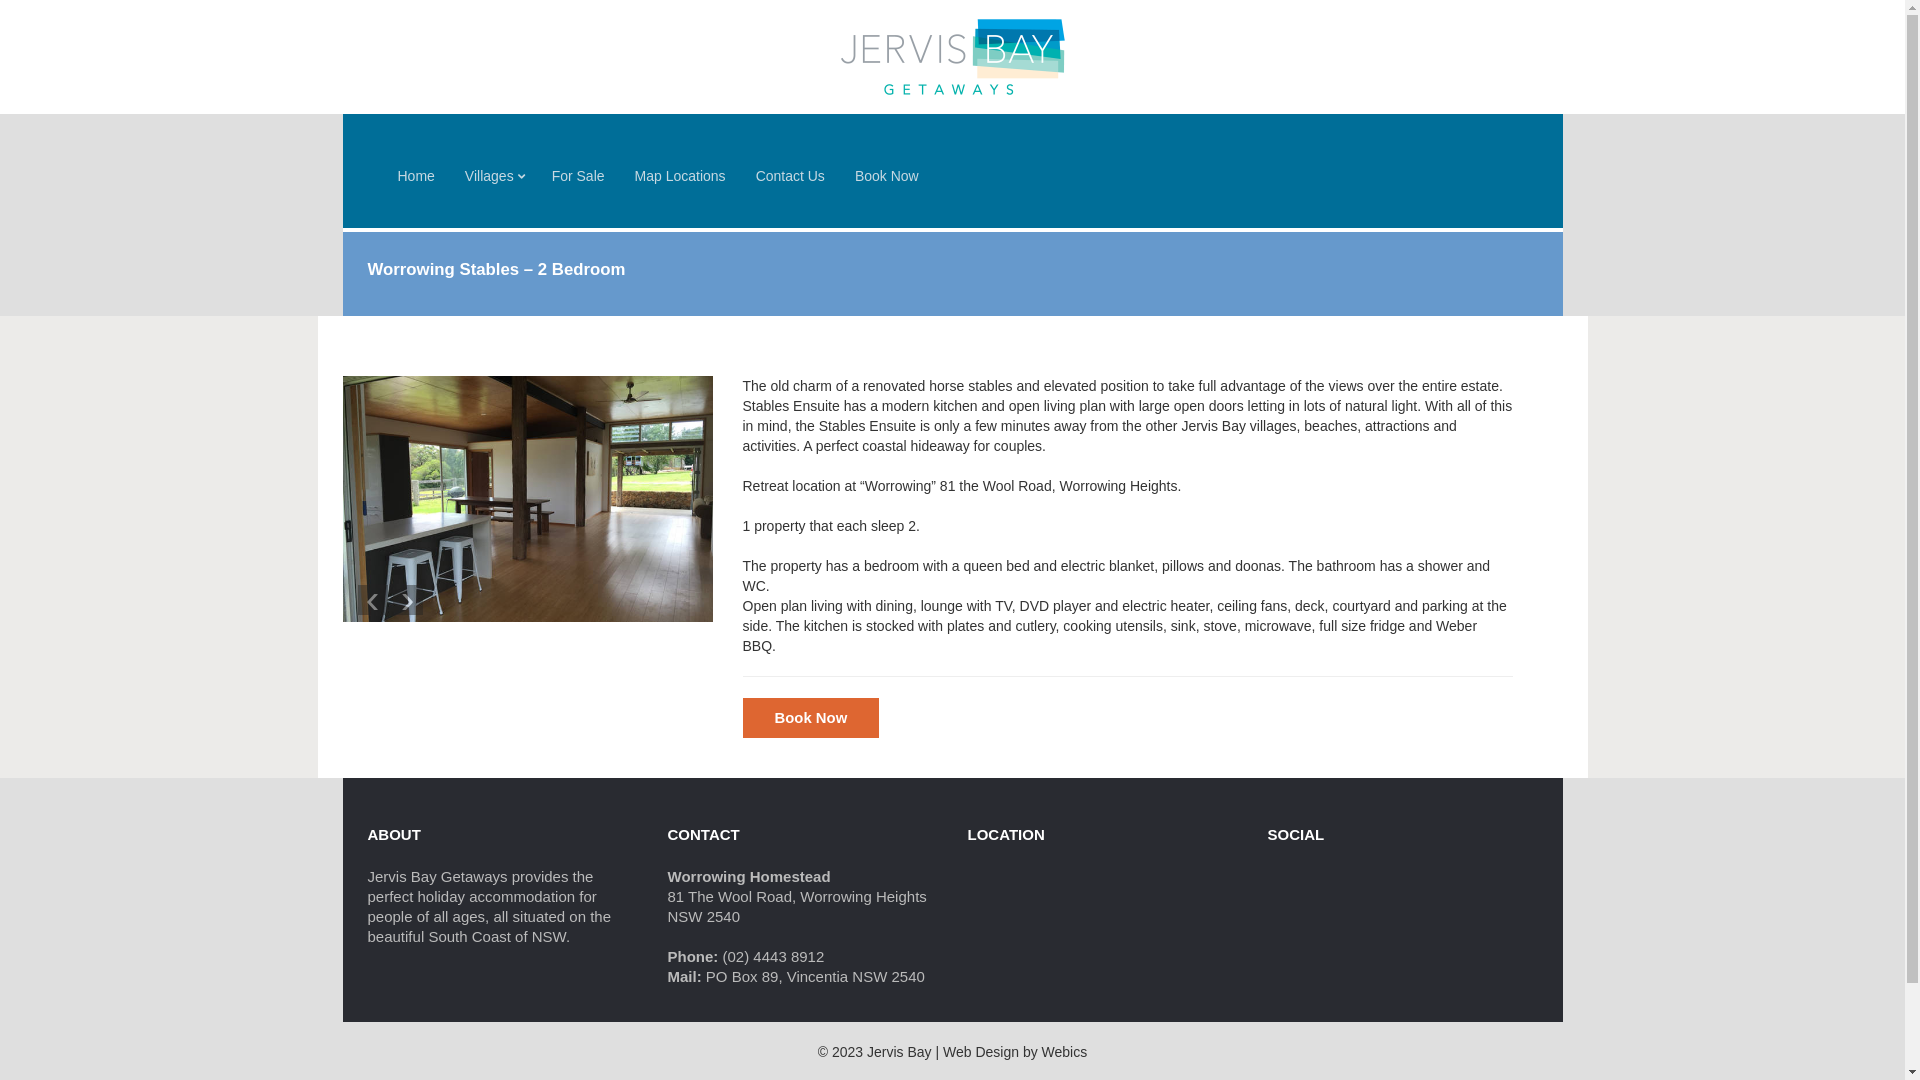 This screenshot has width=1920, height=1080. Describe the element at coordinates (680, 175) in the screenshot. I see `'Map Locations'` at that location.